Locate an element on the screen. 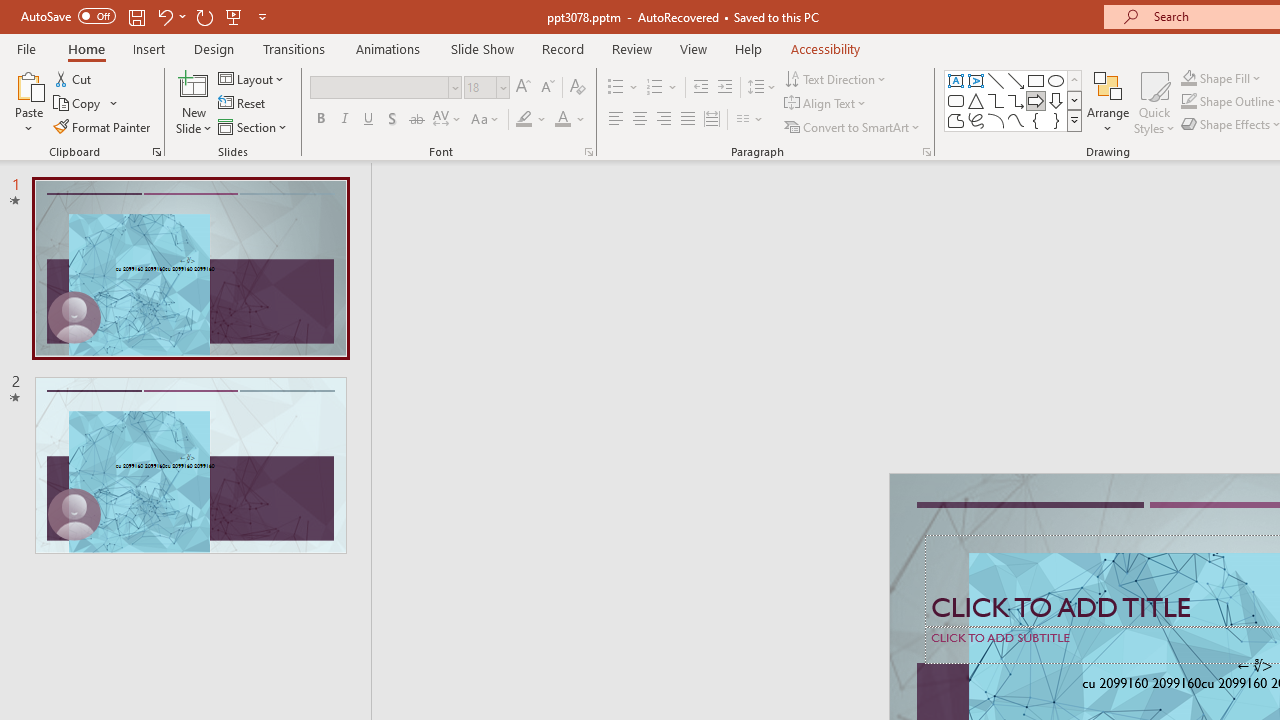 Image resolution: width=1280 pixels, height=720 pixels. 'Decrease Font Size' is located at coordinates (547, 86).